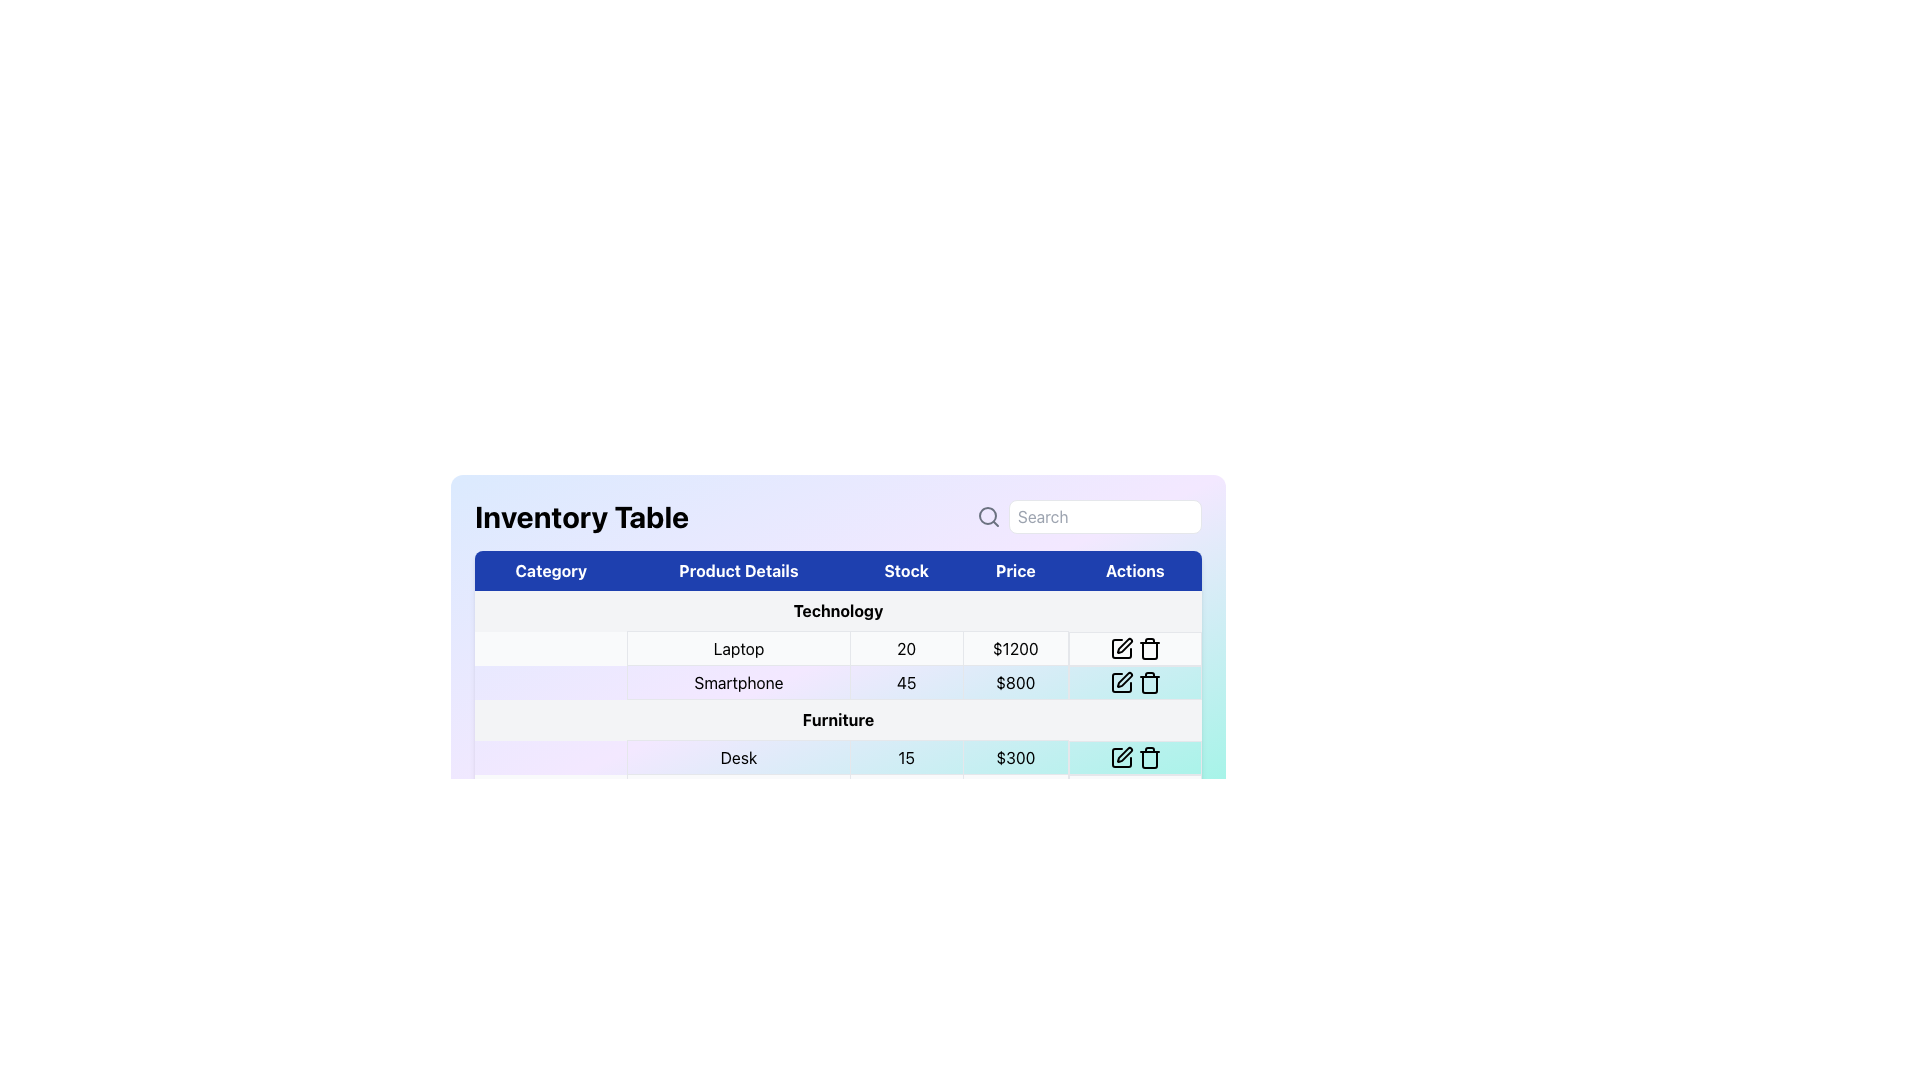  Describe the element at coordinates (1121, 648) in the screenshot. I see `the 'Edit' button in the 'Actions' column for the 'Laptop' row` at that location.